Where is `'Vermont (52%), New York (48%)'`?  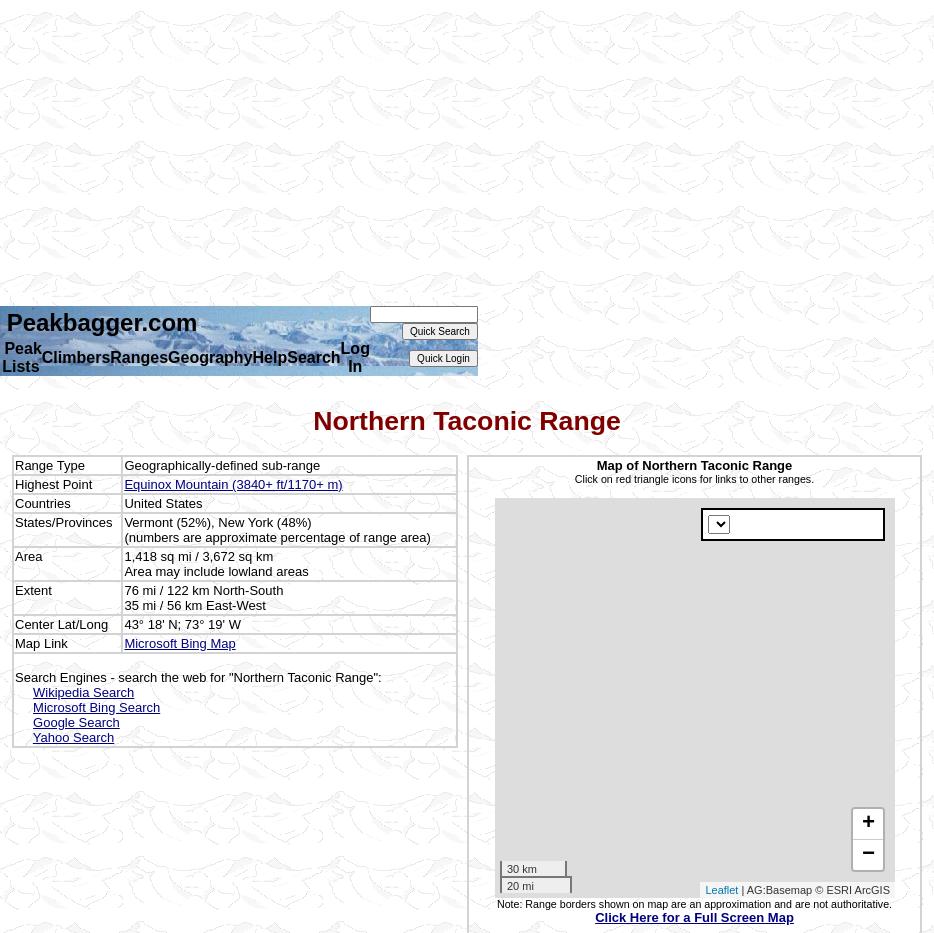
'Vermont (52%), New York (48%)' is located at coordinates (216, 520).